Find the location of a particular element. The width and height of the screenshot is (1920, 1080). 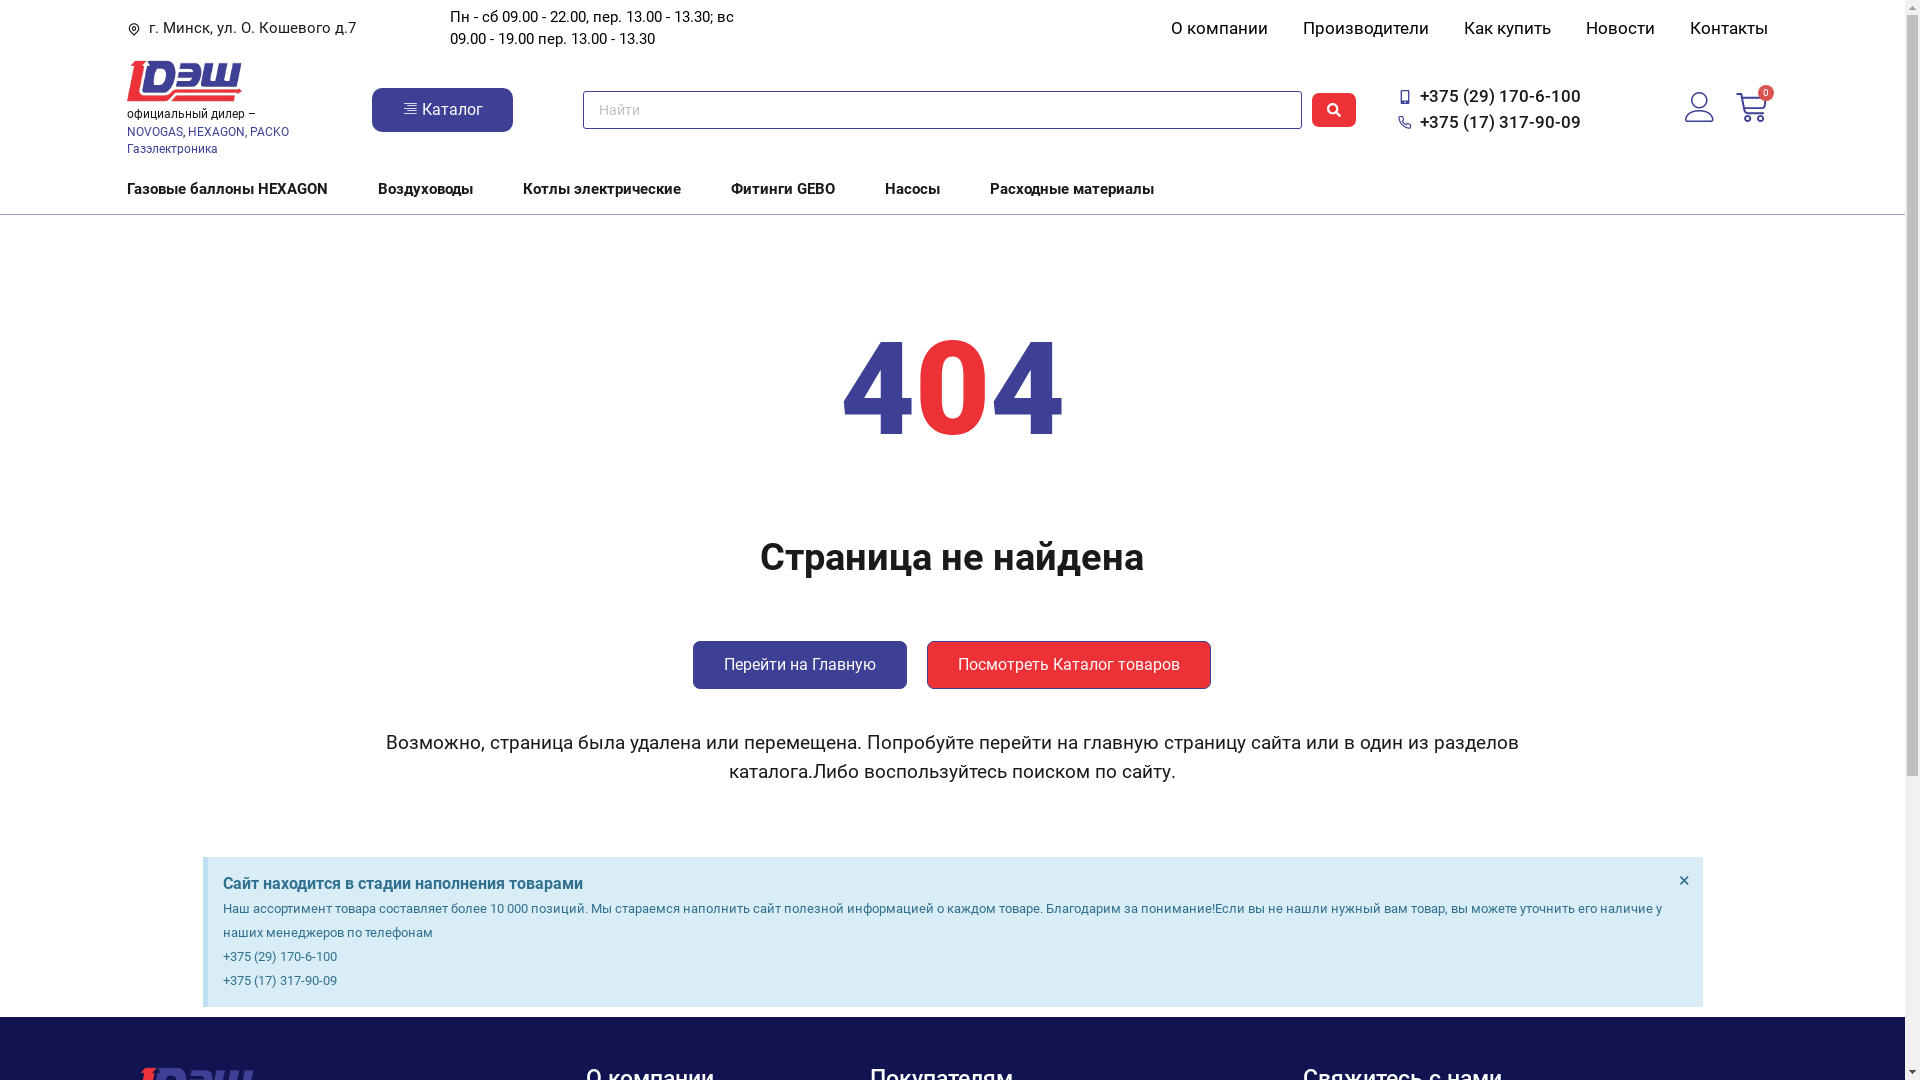

'NOVOGAS' is located at coordinates (153, 131).